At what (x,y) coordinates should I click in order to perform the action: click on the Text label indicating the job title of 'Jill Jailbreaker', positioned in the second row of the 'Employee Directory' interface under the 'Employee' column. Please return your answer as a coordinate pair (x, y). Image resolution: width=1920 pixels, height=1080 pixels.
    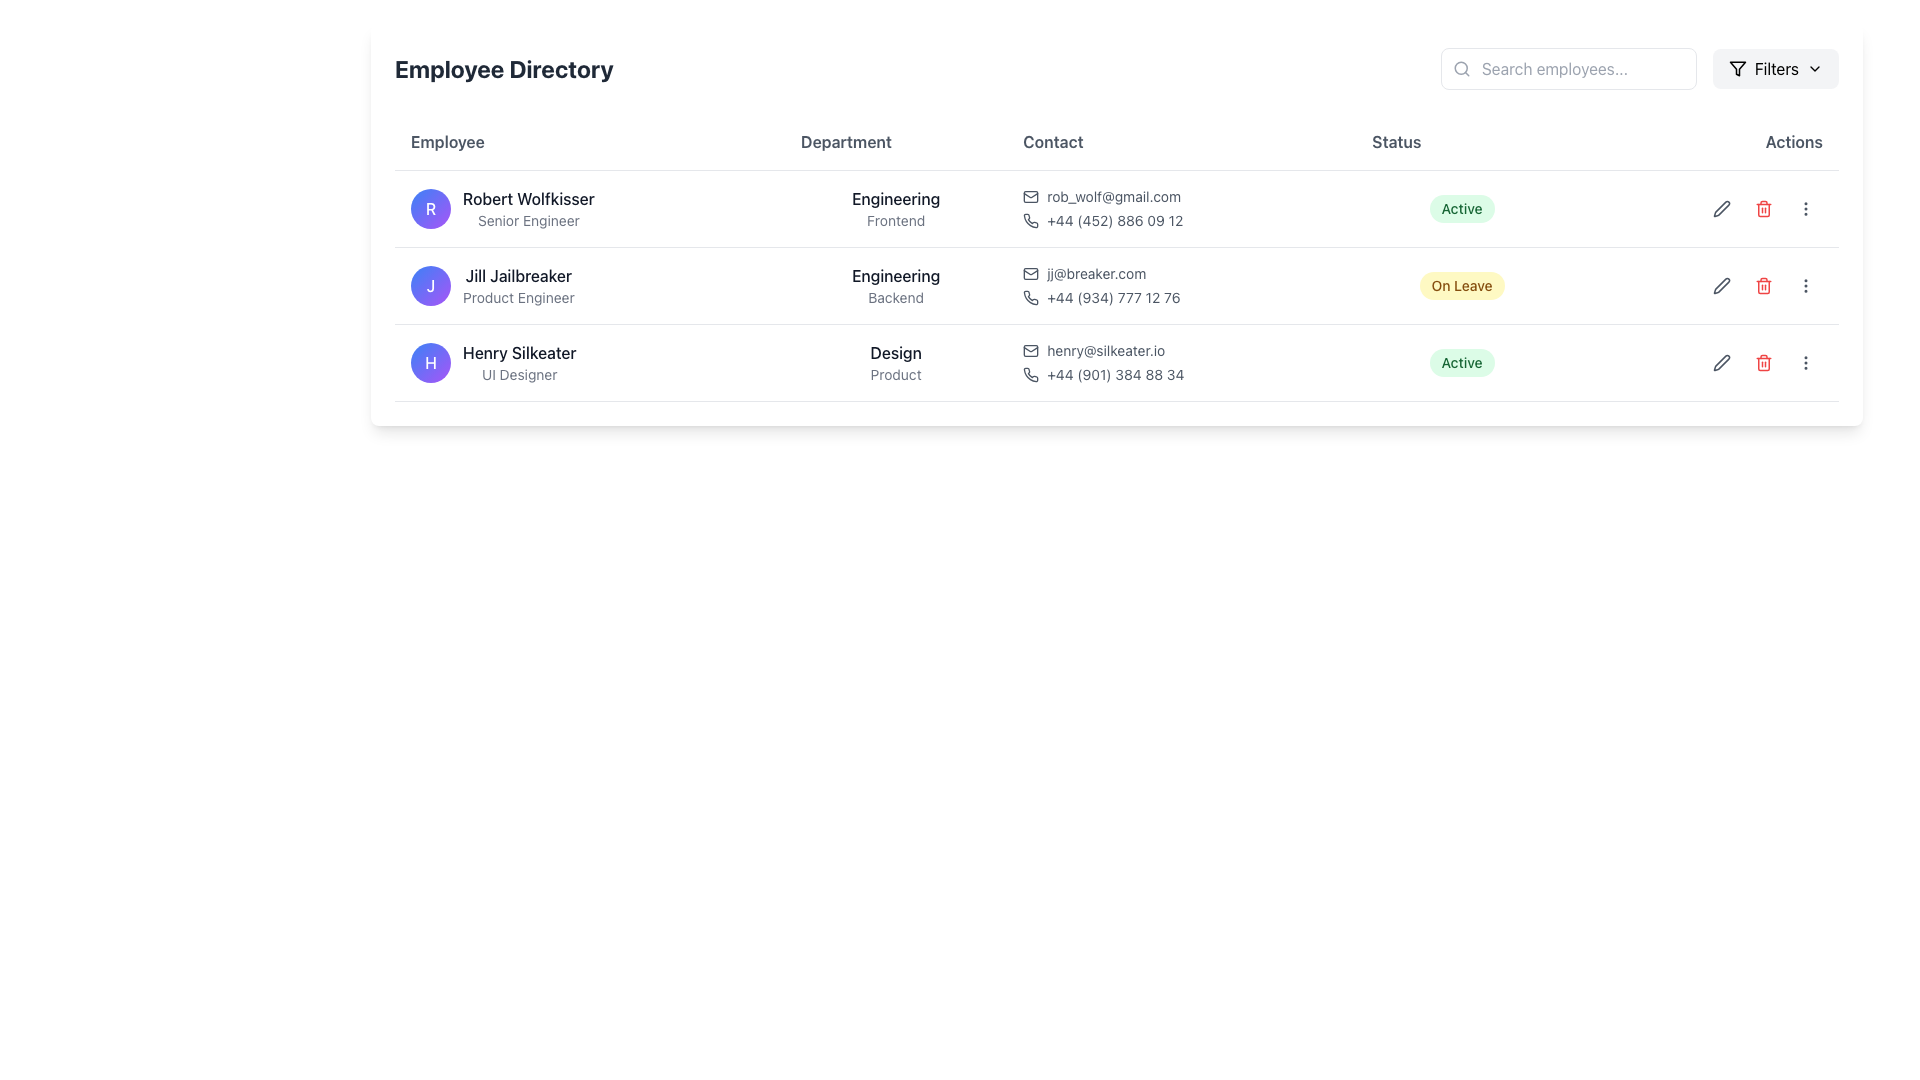
    Looking at the image, I should click on (518, 297).